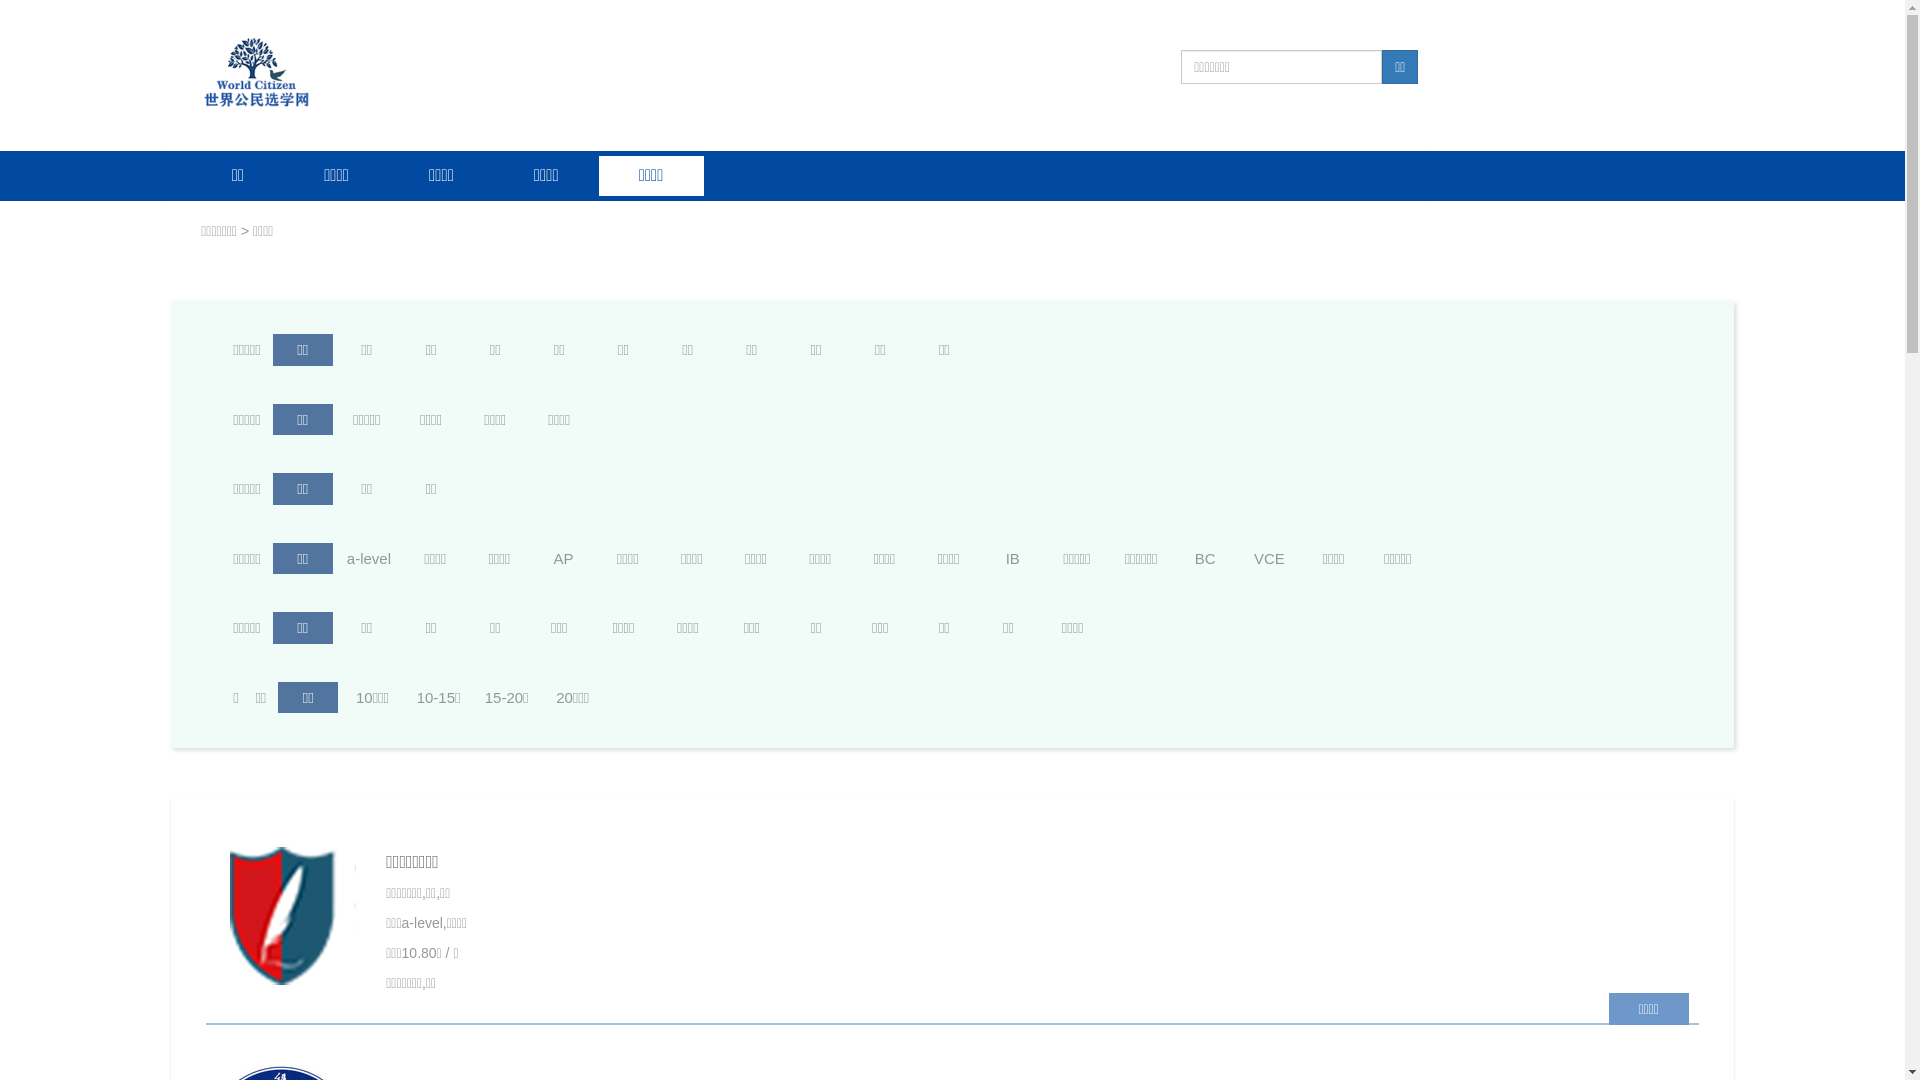  What do you see at coordinates (1203, 558) in the screenshot?
I see `'BC'` at bounding box center [1203, 558].